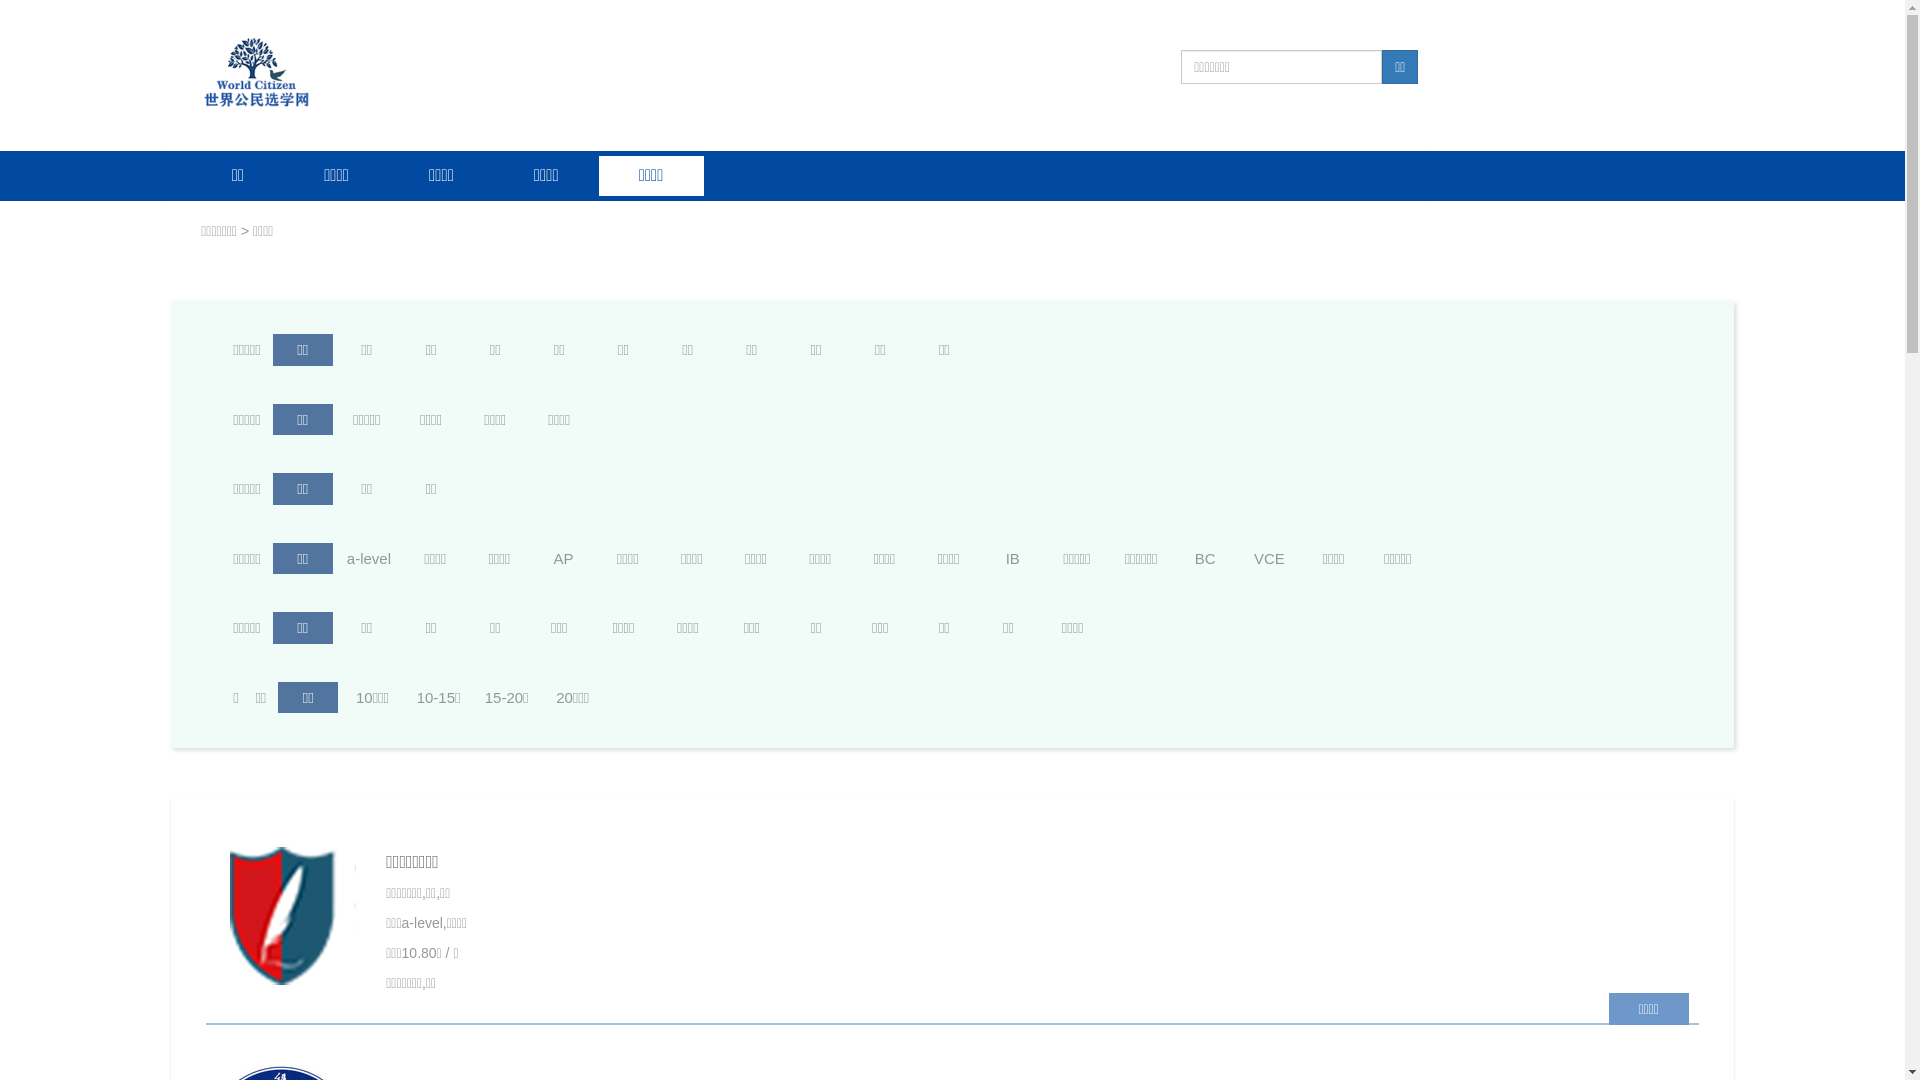  What do you see at coordinates (1203, 558) in the screenshot?
I see `'BC'` at bounding box center [1203, 558].